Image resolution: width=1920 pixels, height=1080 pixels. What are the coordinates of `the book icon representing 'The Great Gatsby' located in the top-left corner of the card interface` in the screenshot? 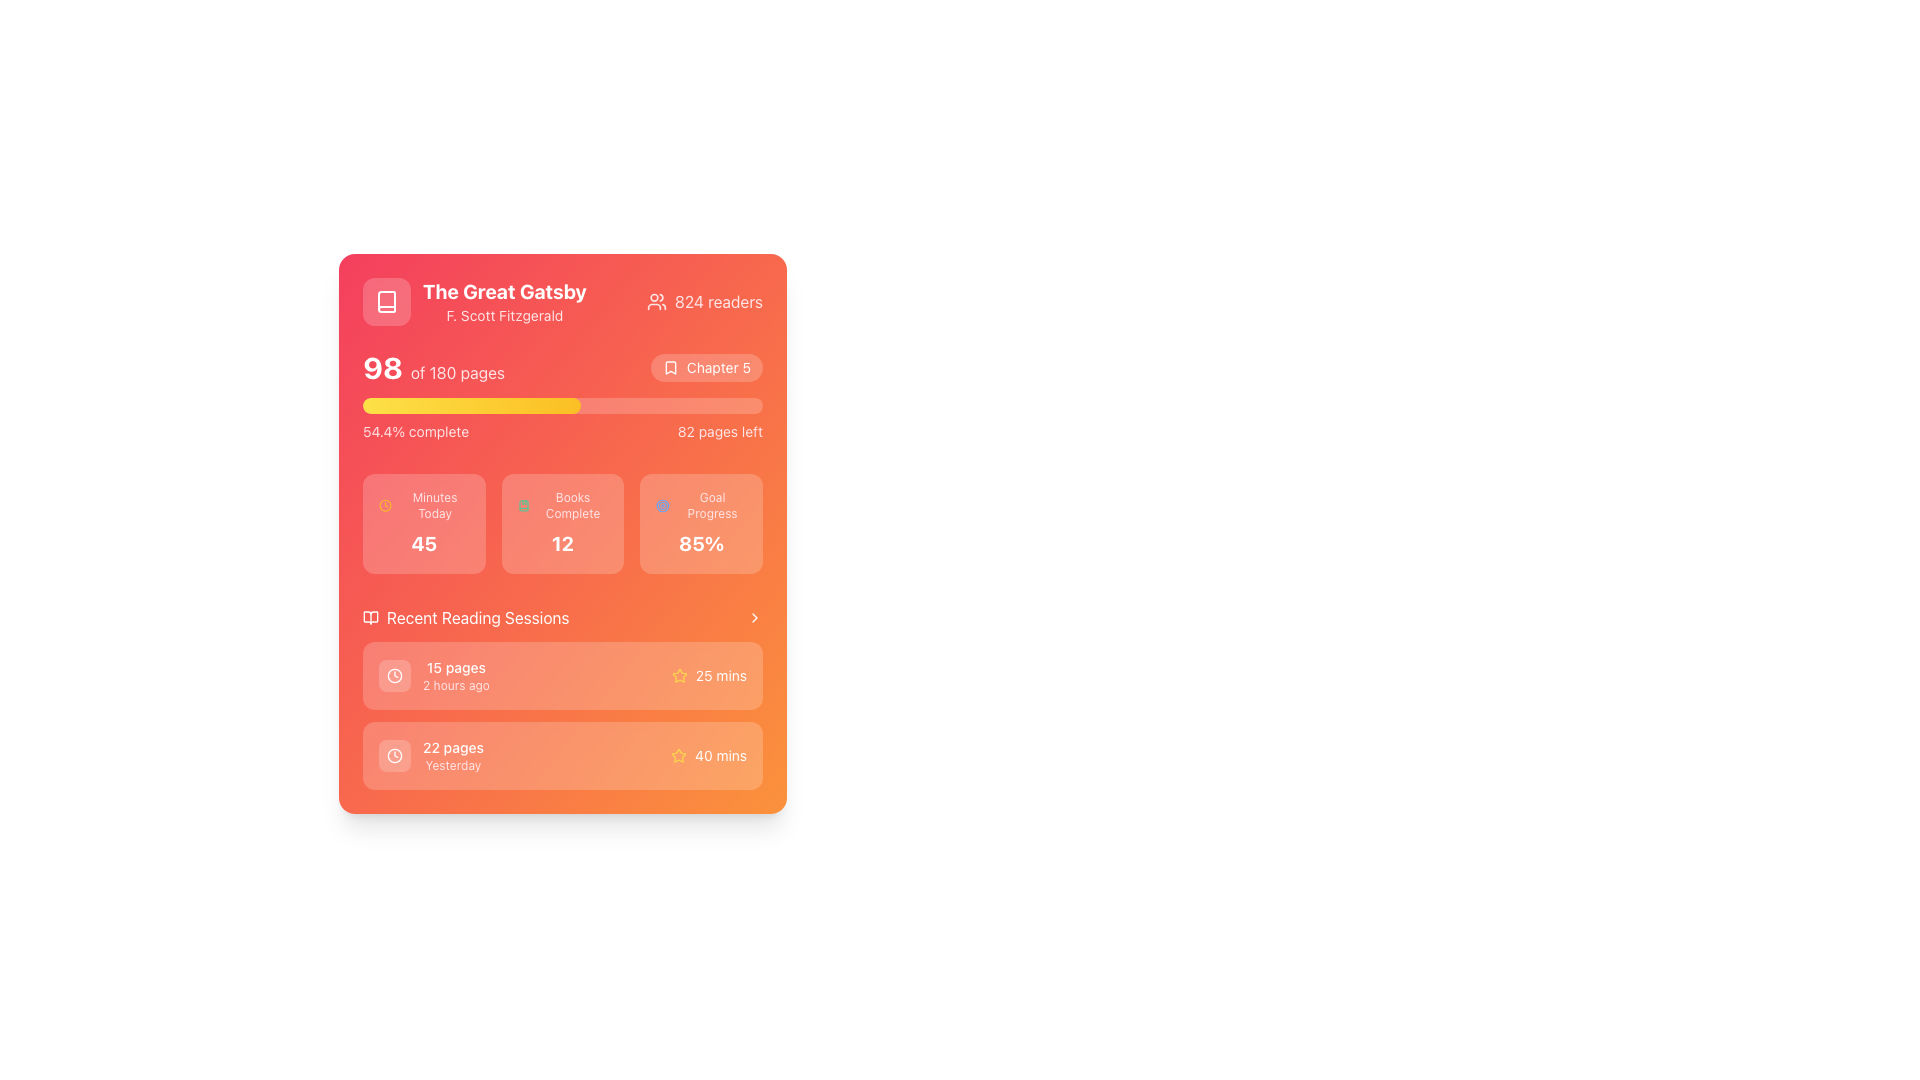 It's located at (387, 301).